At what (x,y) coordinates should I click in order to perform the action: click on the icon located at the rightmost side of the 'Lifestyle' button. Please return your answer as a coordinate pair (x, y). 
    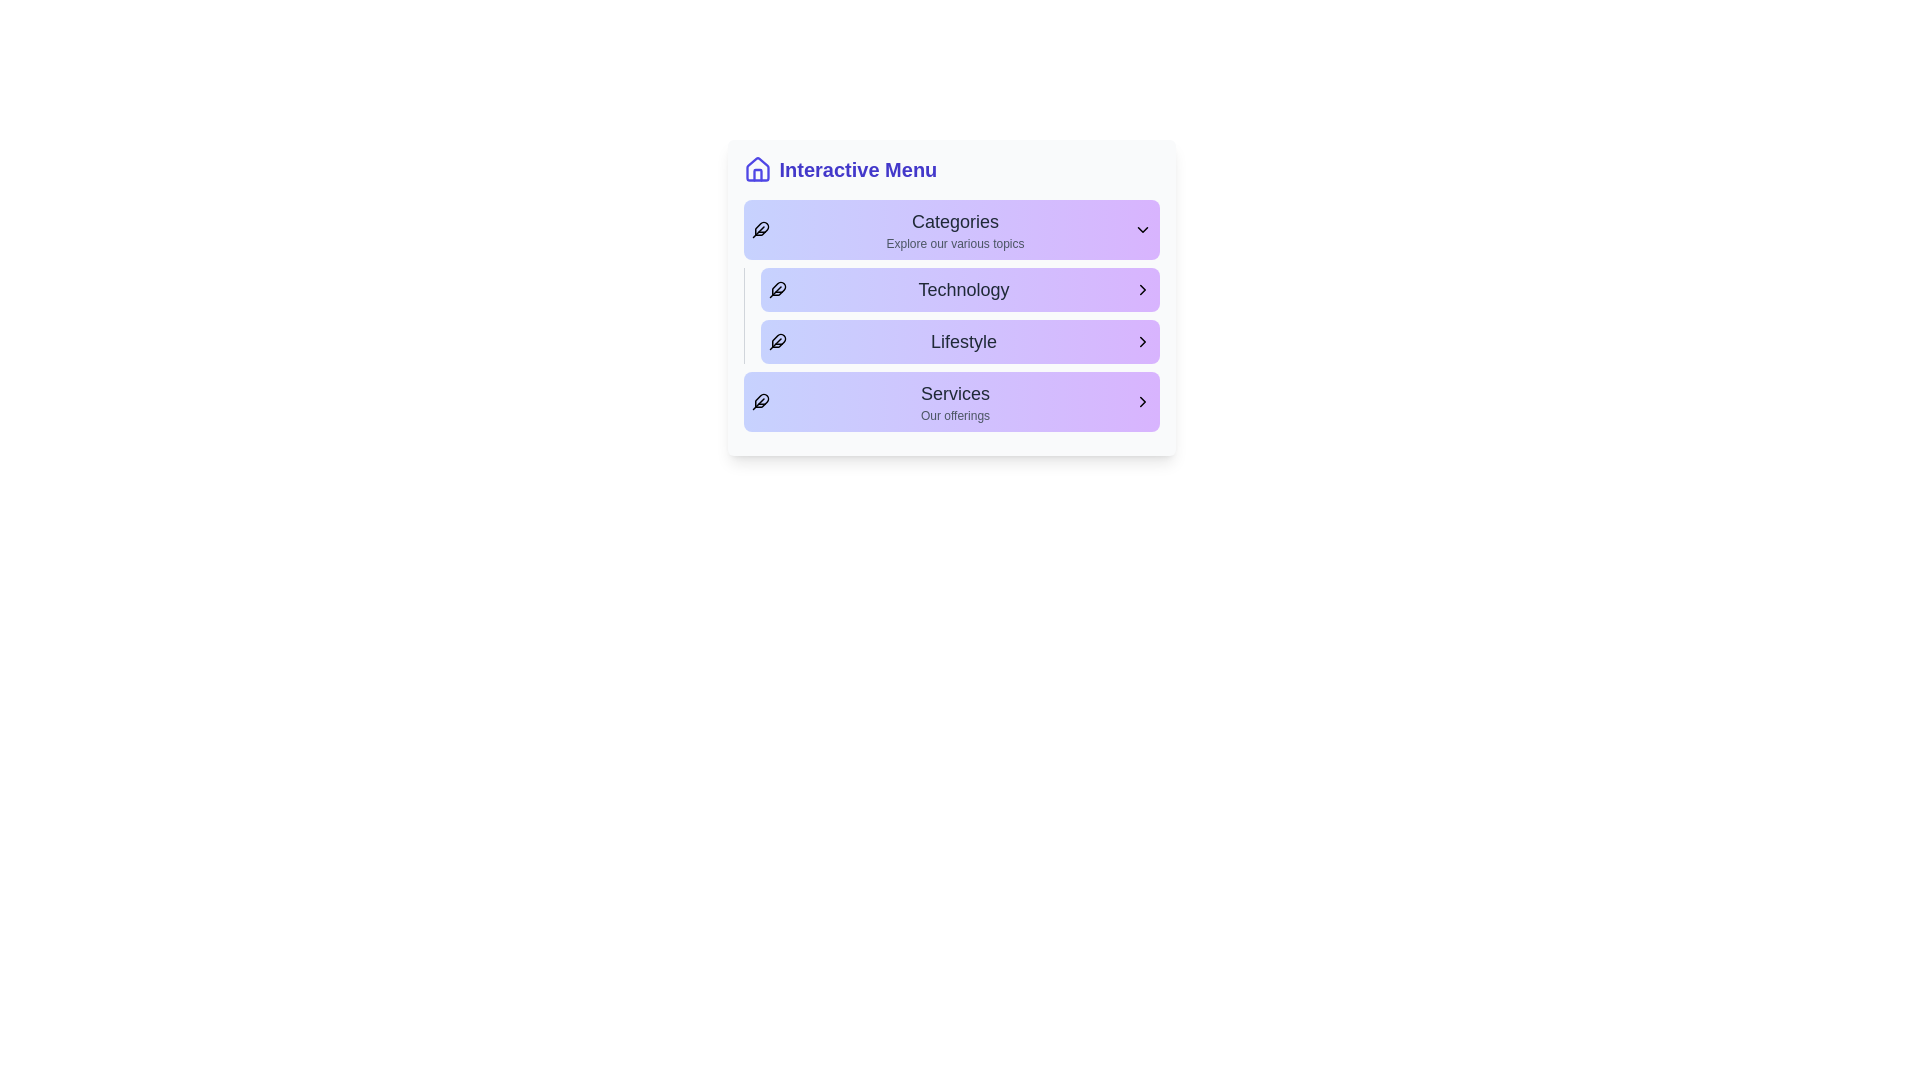
    Looking at the image, I should click on (1142, 341).